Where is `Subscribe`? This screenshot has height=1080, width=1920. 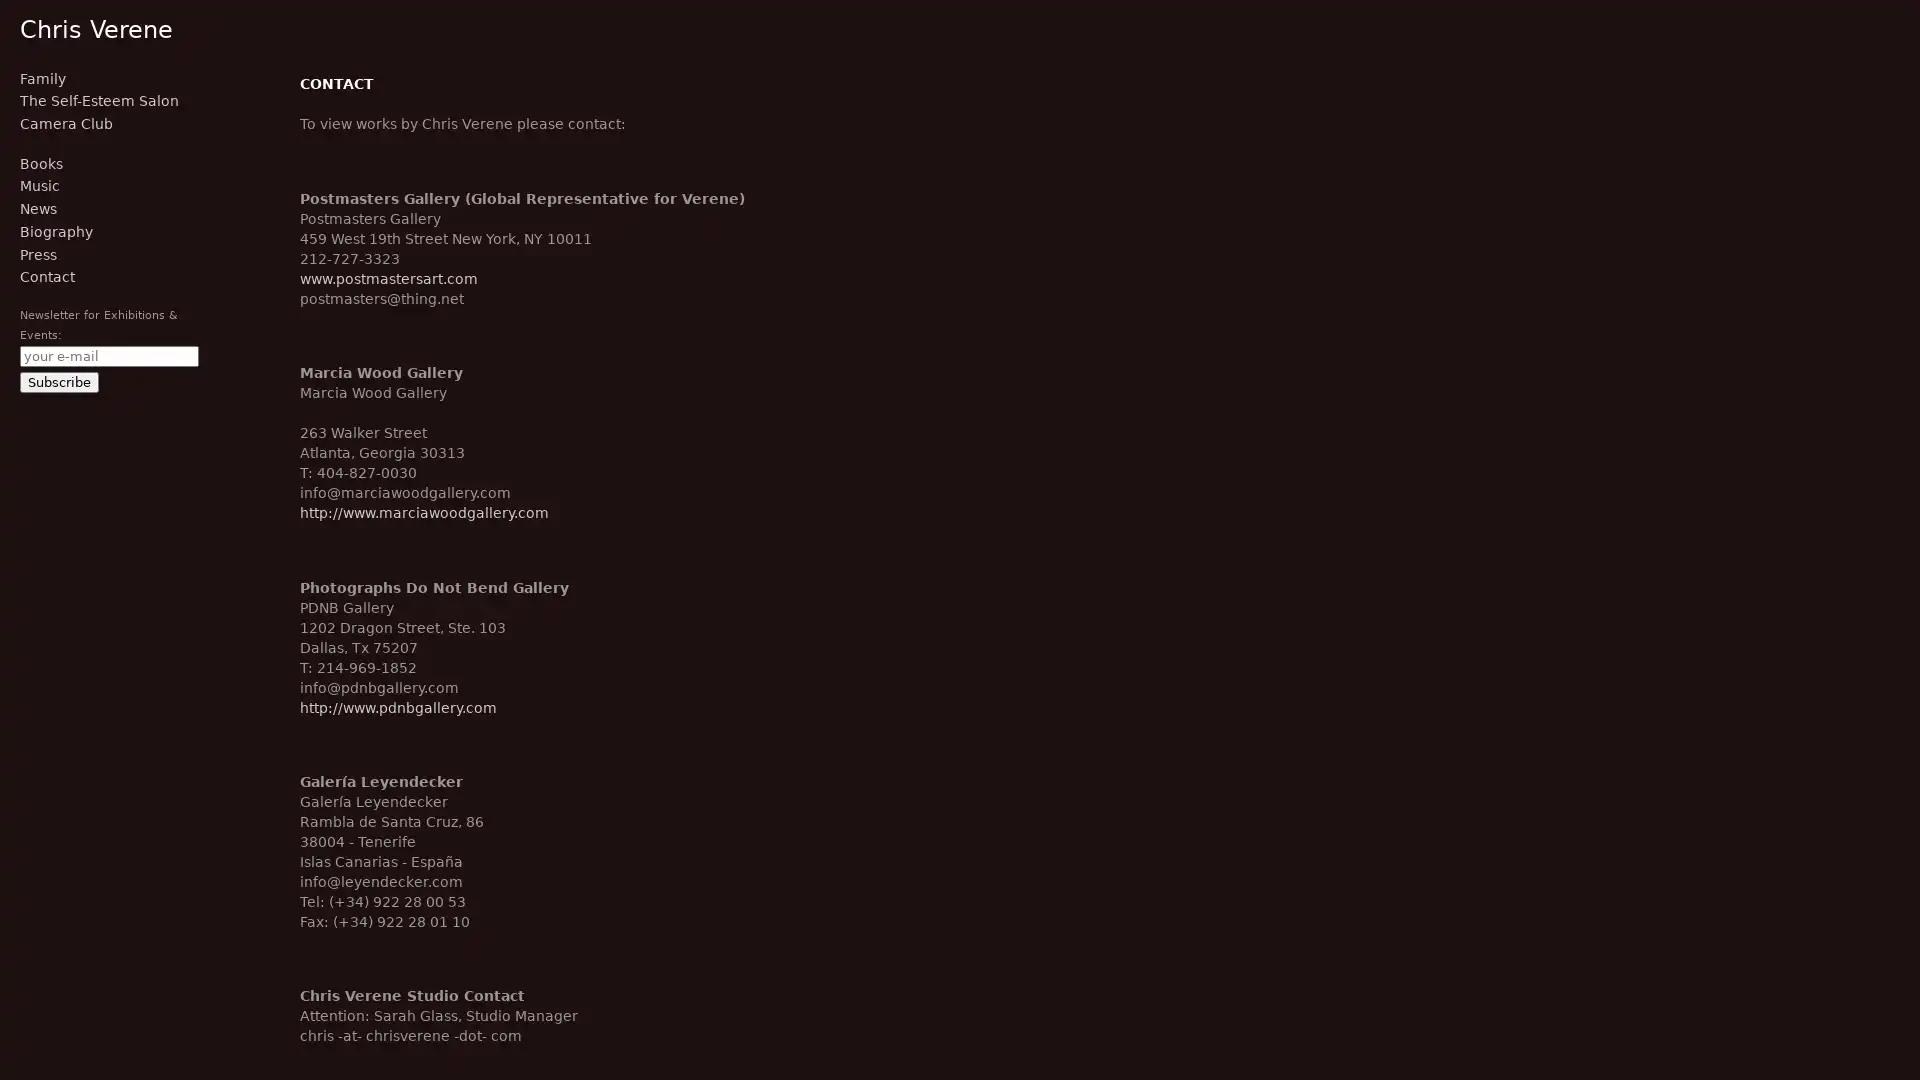 Subscribe is located at coordinates (59, 381).